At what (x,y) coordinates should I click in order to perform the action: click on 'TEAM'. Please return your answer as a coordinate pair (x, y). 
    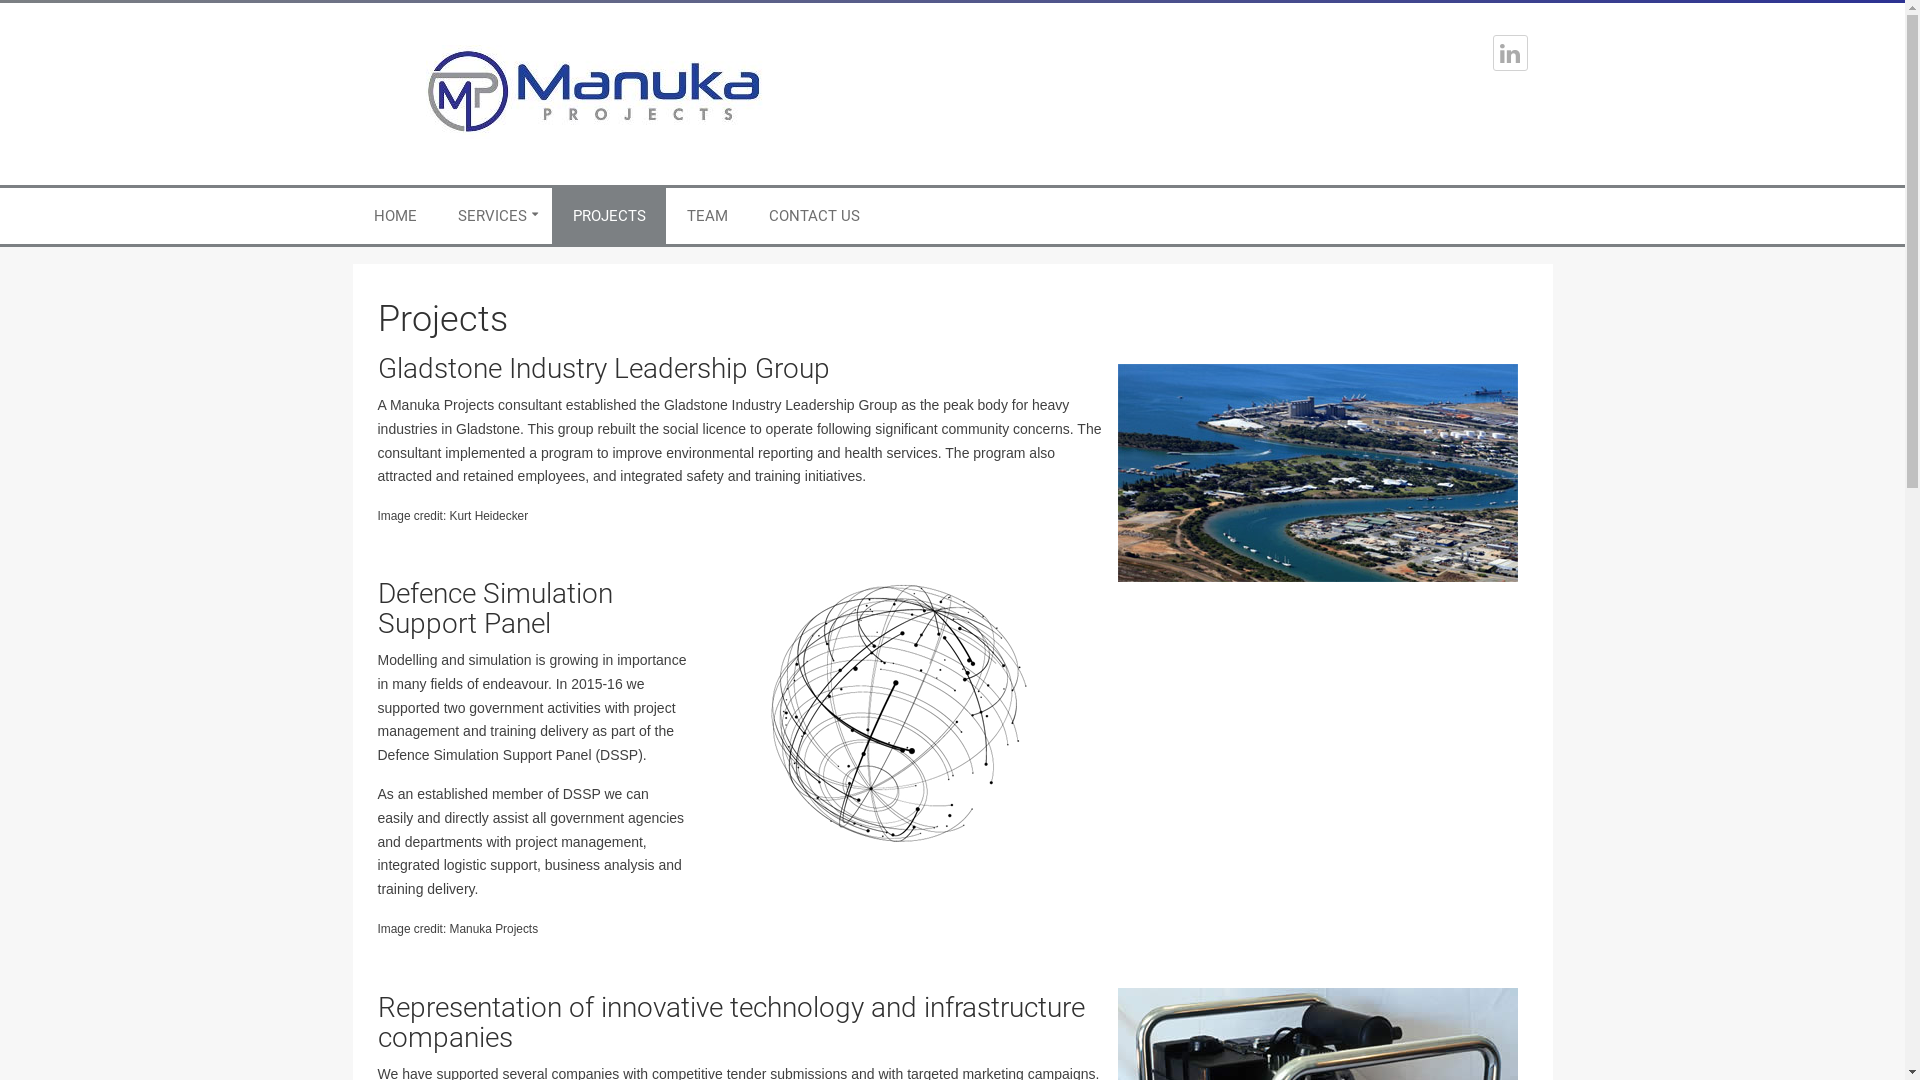
    Looking at the image, I should click on (706, 216).